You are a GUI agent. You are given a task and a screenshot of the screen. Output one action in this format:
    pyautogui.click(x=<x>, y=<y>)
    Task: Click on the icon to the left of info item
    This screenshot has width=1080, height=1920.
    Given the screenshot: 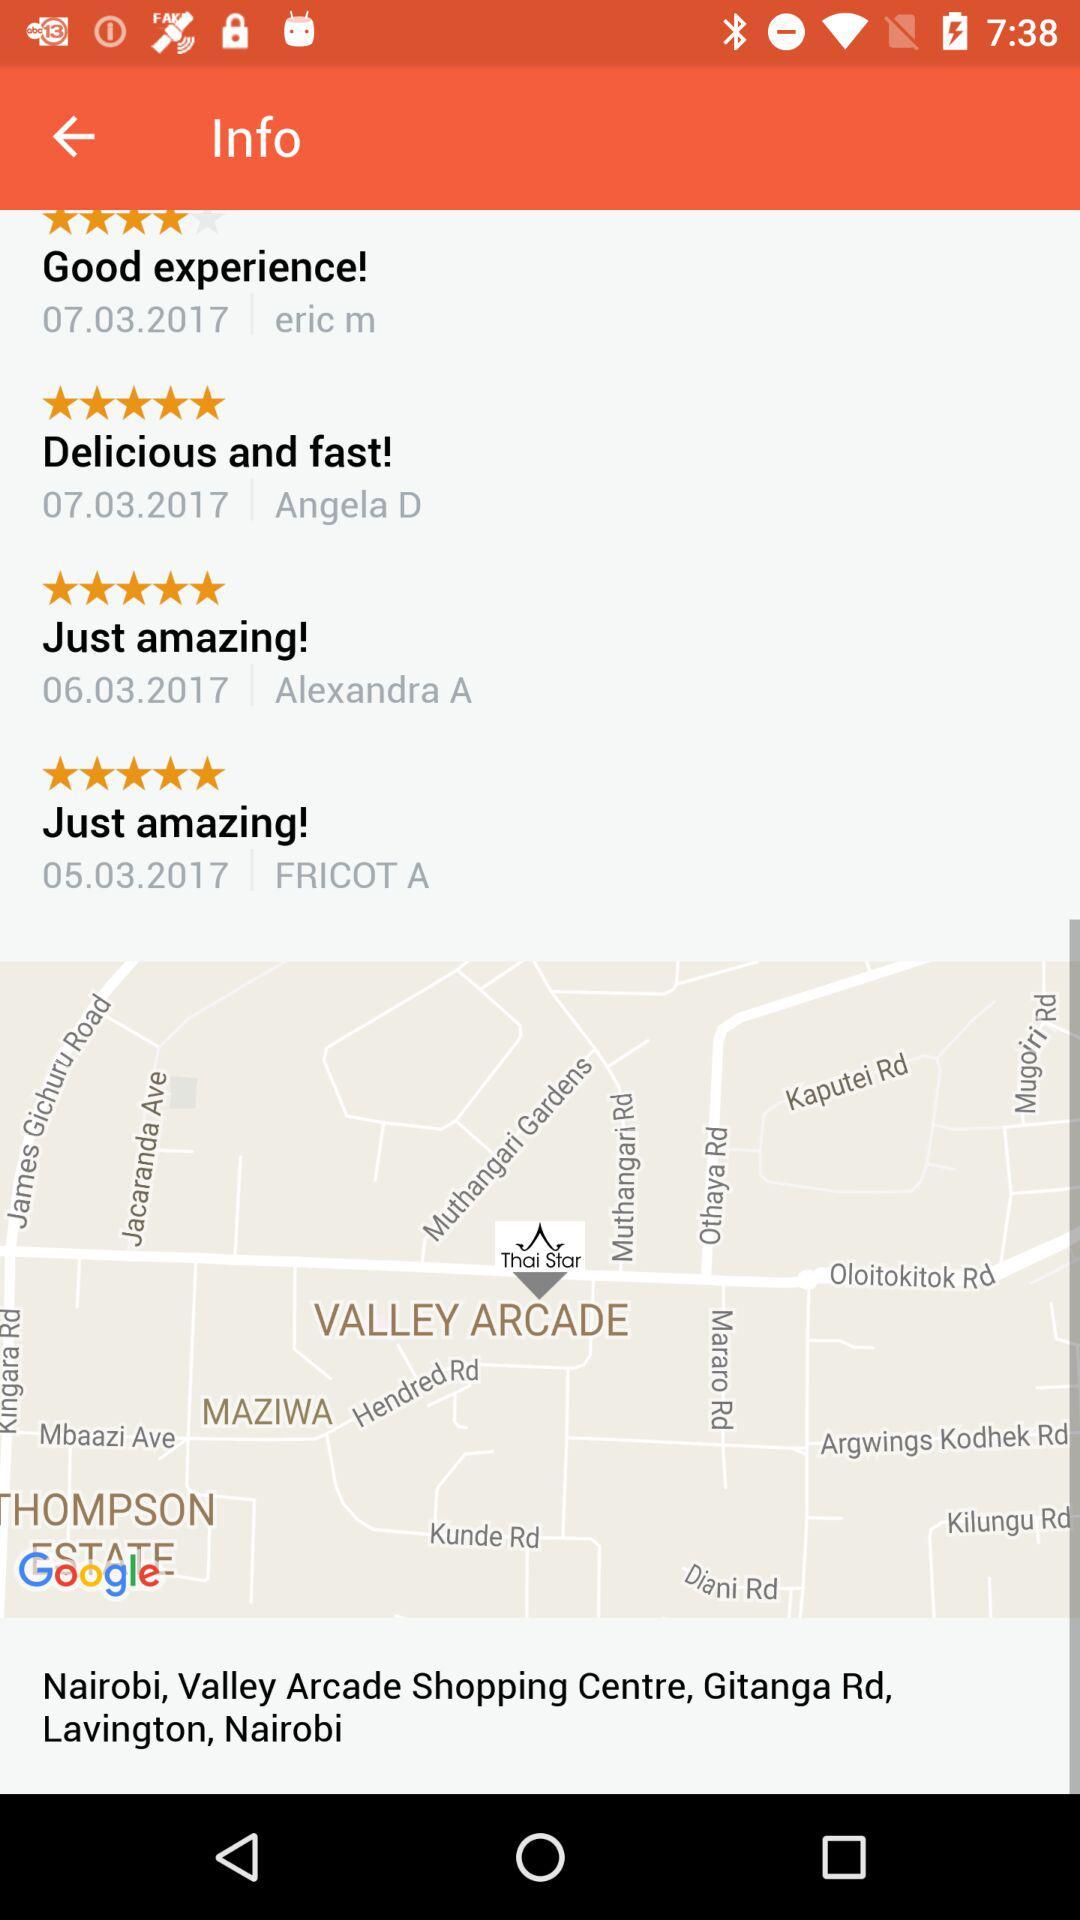 What is the action you would take?
    pyautogui.click(x=72, y=135)
    